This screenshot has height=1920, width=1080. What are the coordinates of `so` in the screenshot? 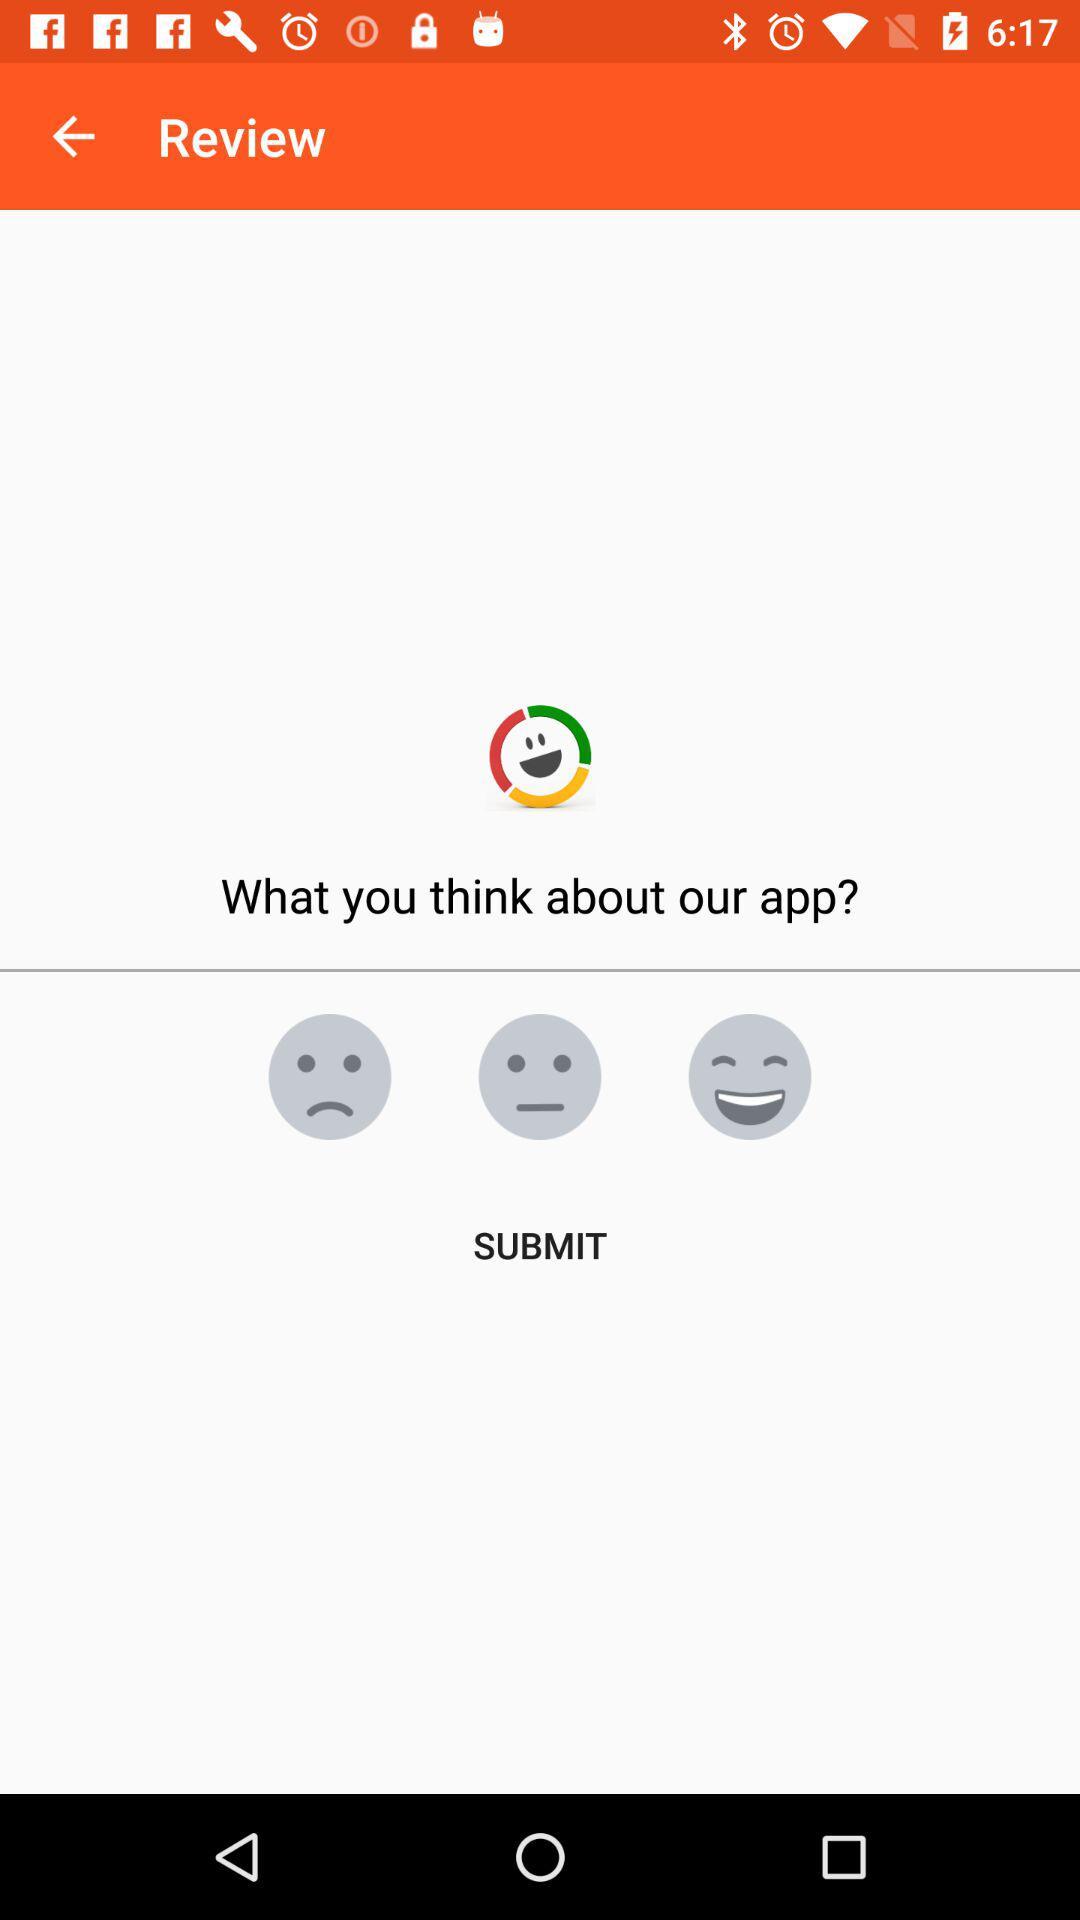 It's located at (749, 1075).